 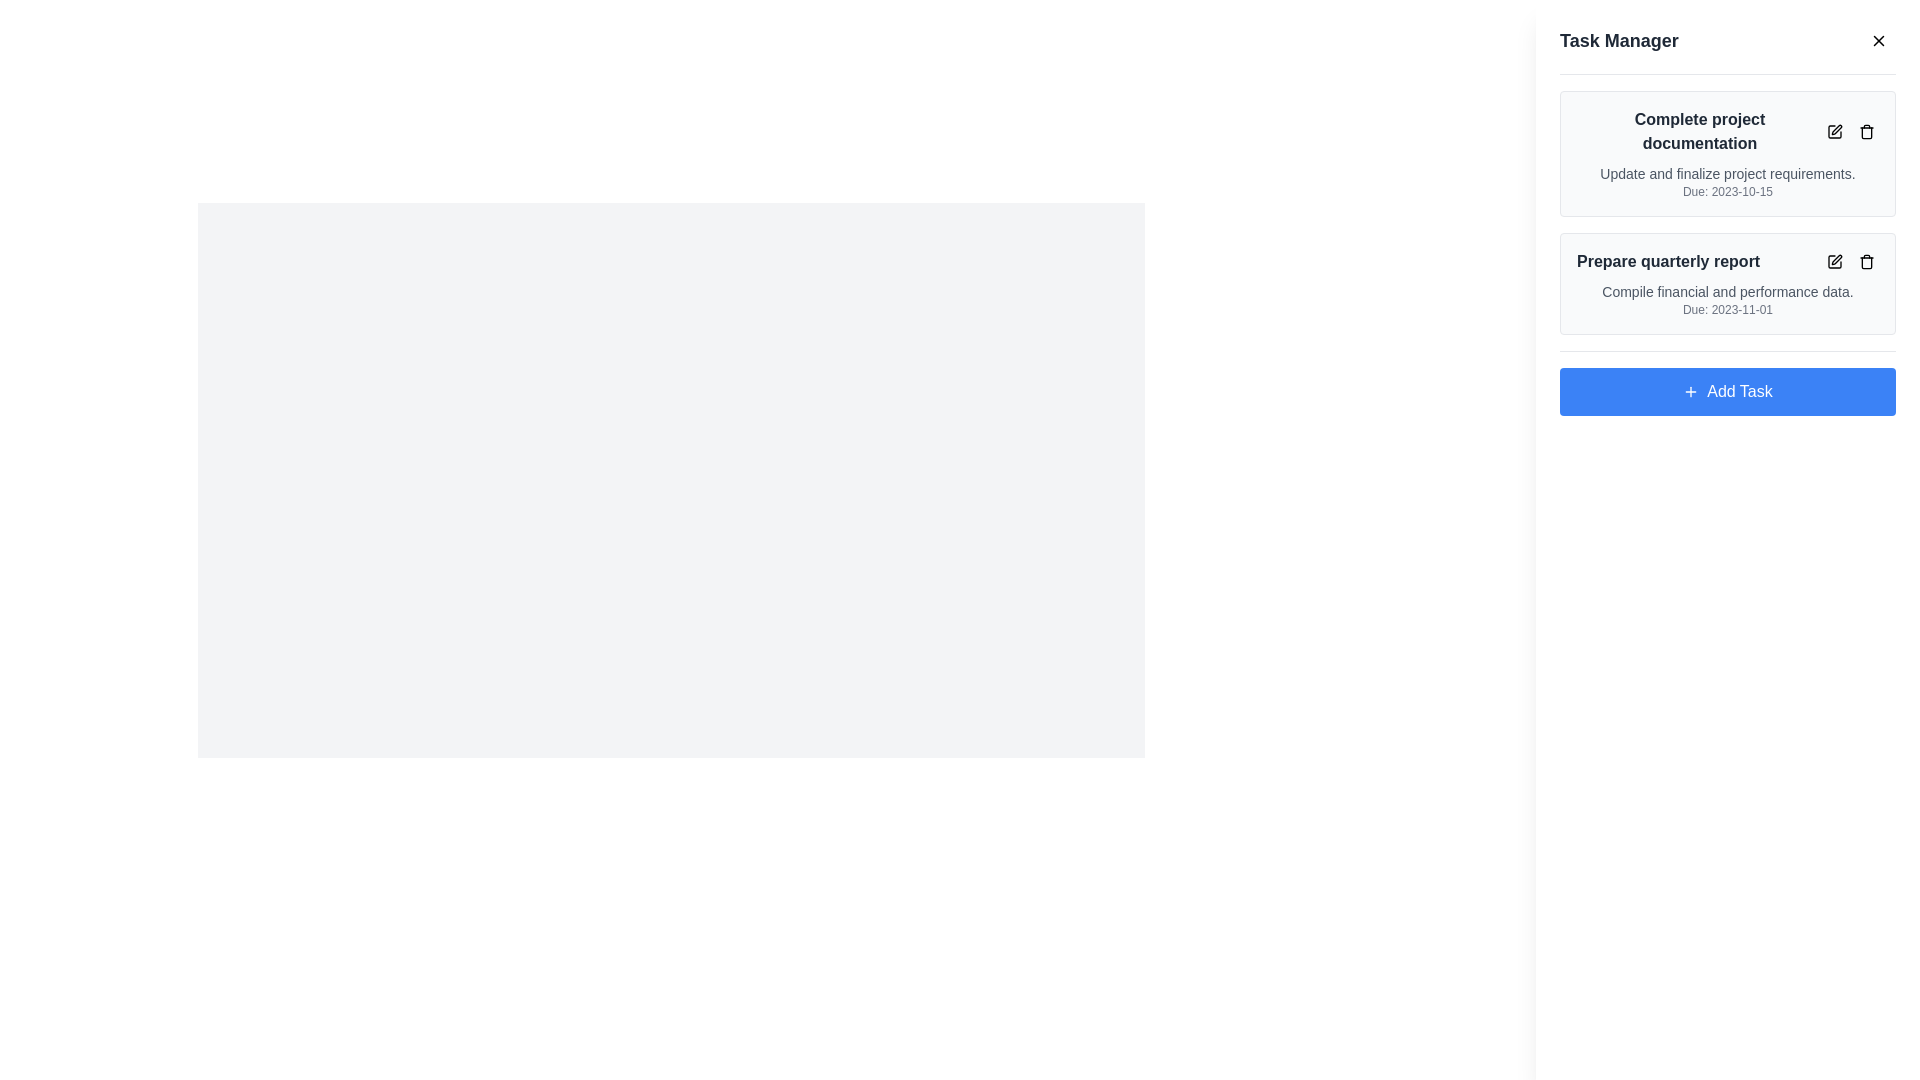 I want to click on the delete icon located in the 'Task Manager' sidebar next to the task labeled 'Prepare quarterly report', so click(x=1850, y=261).